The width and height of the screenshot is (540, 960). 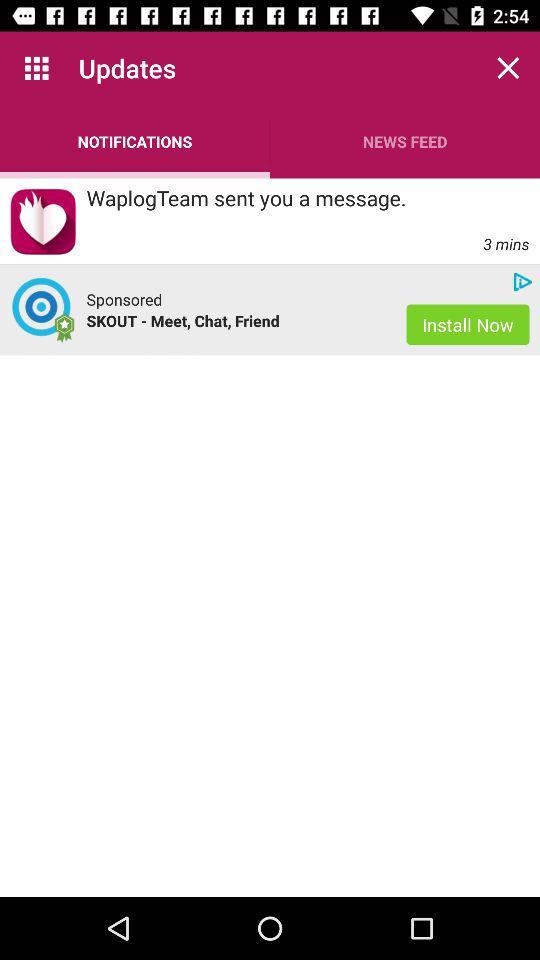 I want to click on the item to the left of the install now icon, so click(x=235, y=320).